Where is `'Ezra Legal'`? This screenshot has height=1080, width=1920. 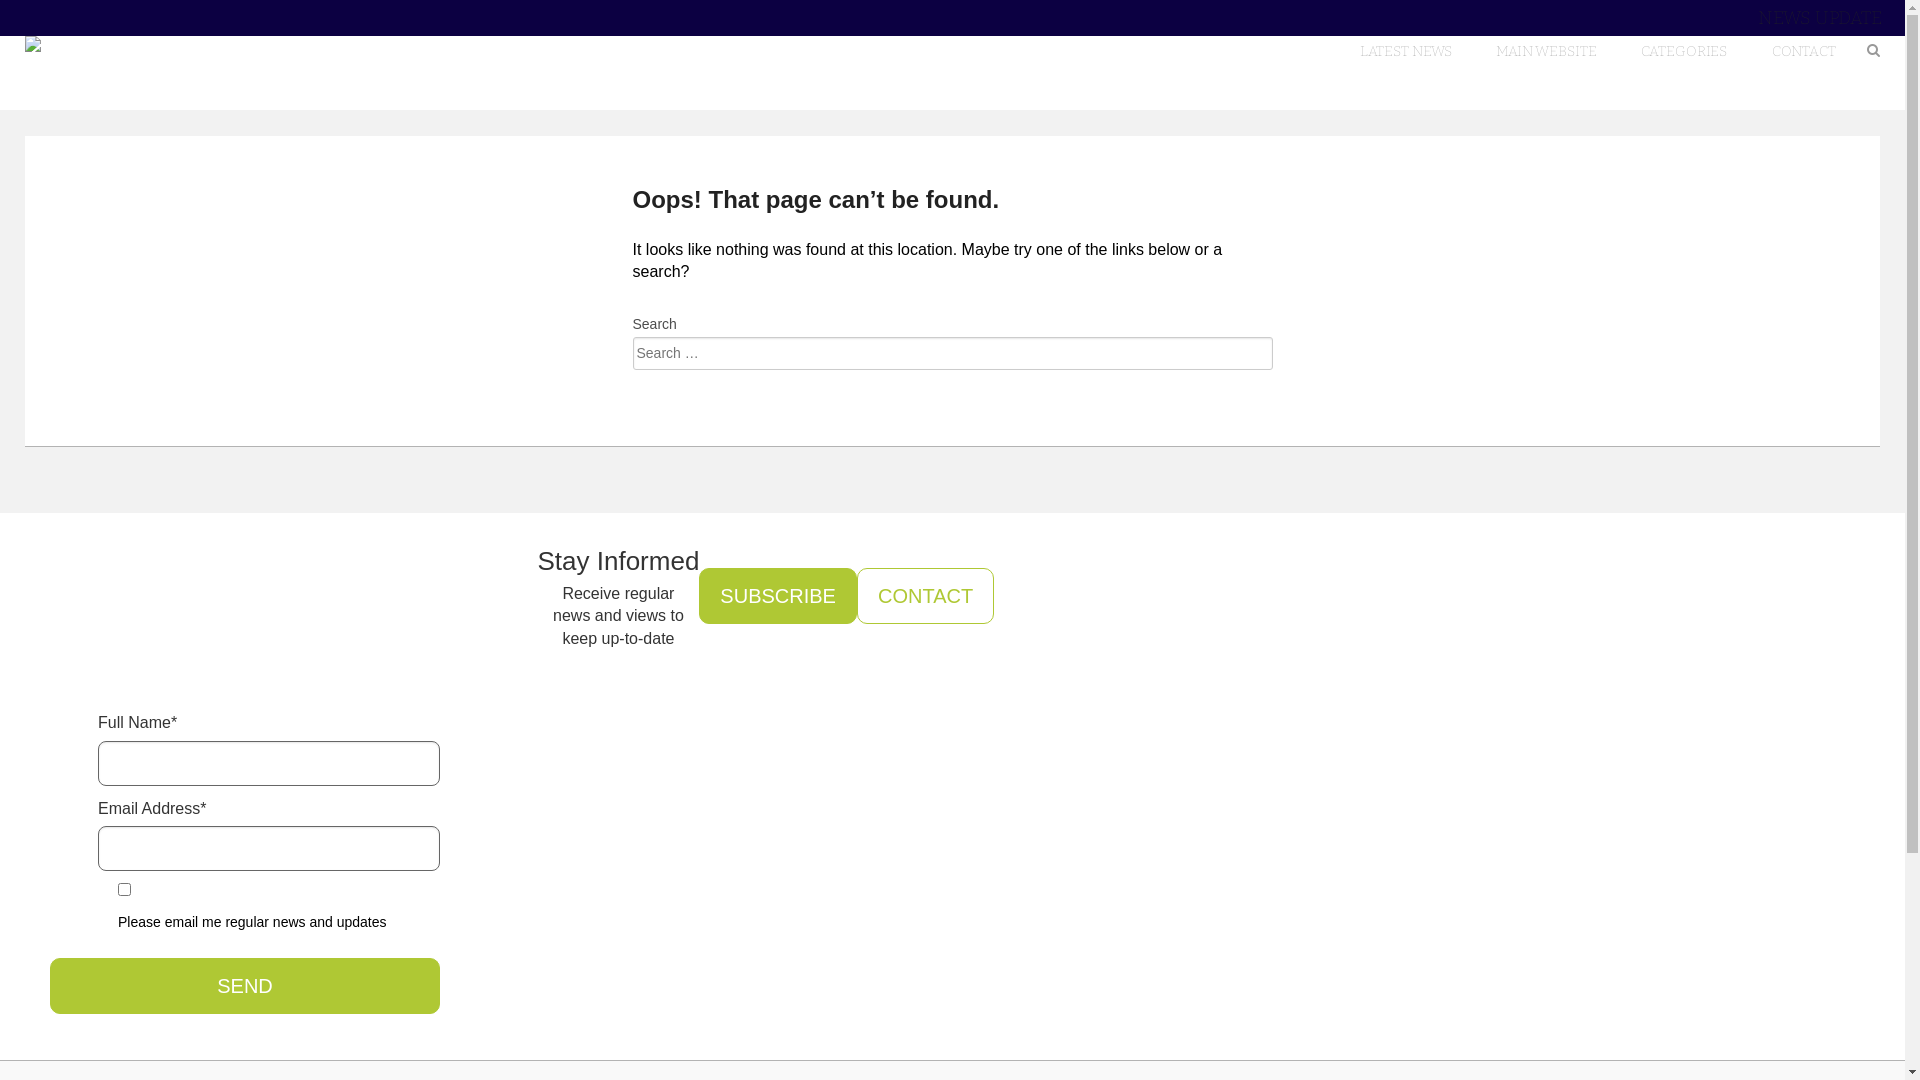 'Ezra Legal' is located at coordinates (148, 43).